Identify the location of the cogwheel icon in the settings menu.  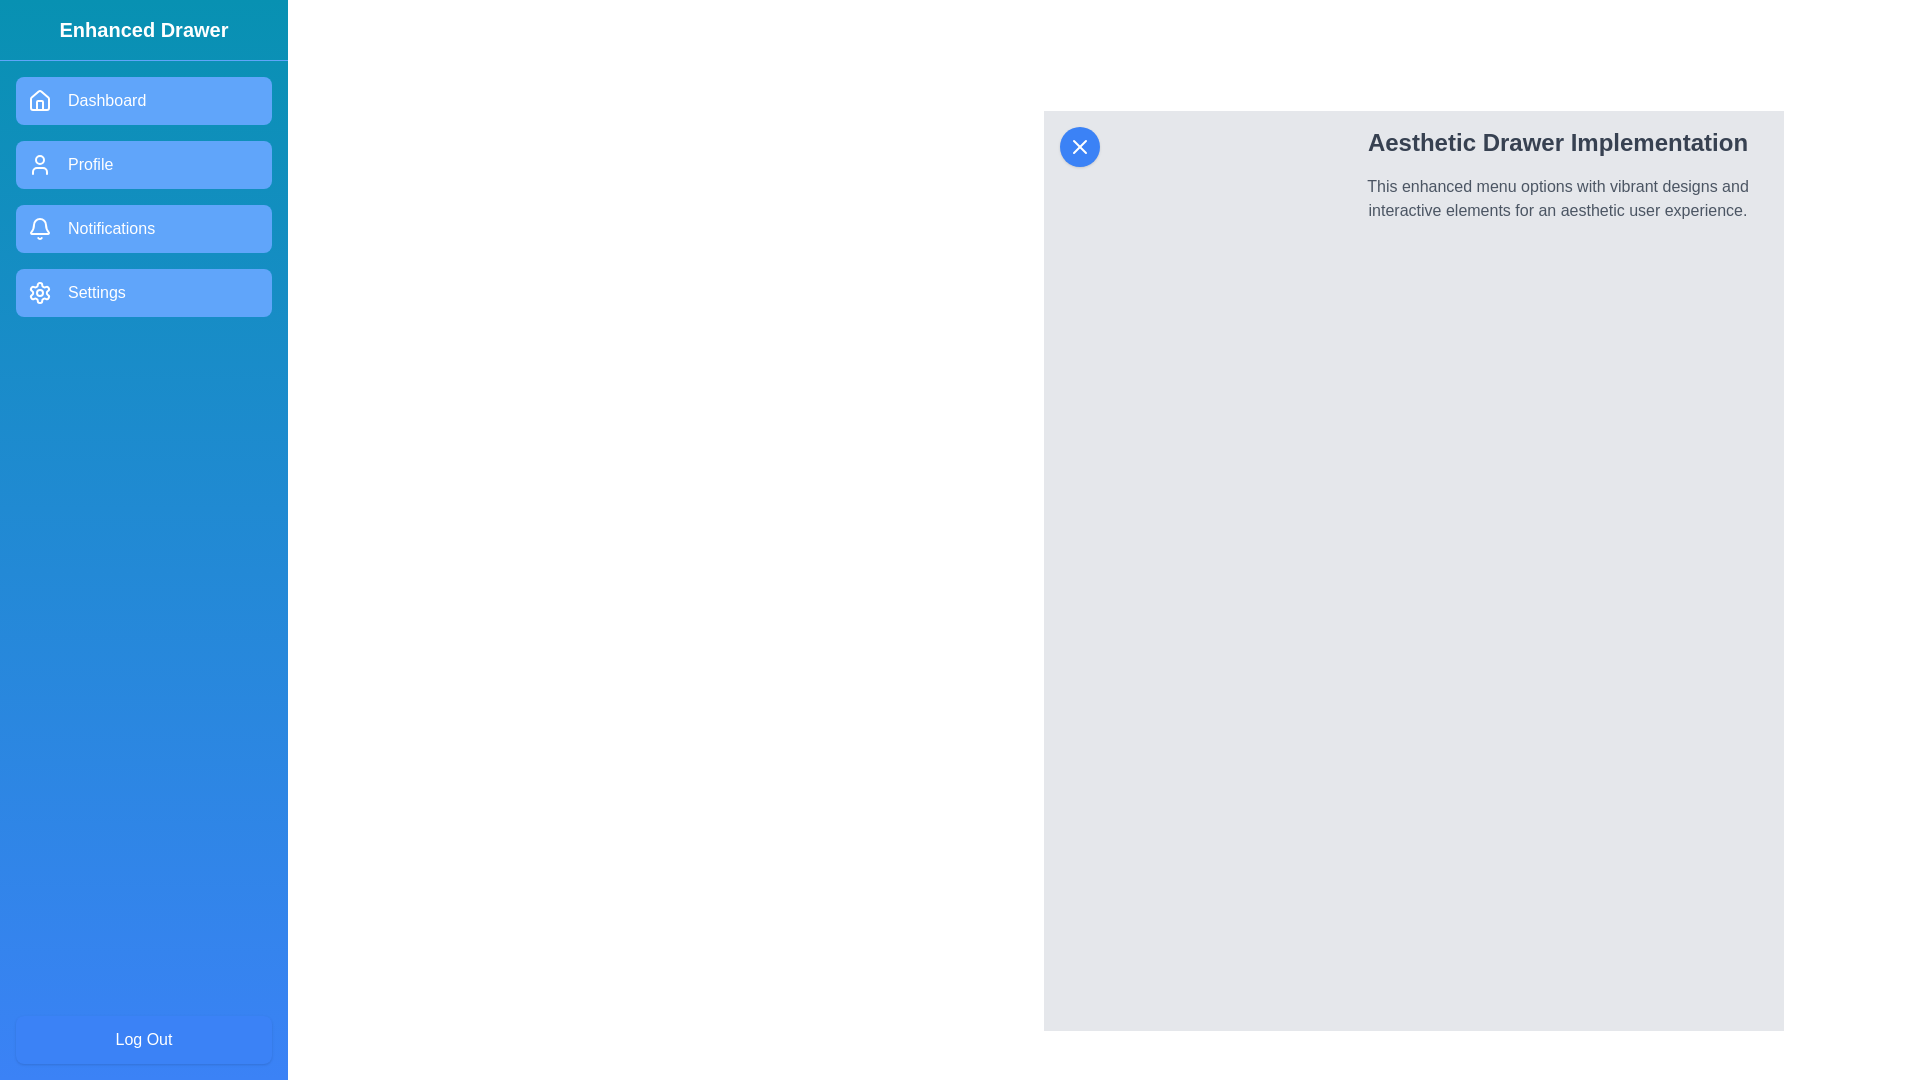
(39, 293).